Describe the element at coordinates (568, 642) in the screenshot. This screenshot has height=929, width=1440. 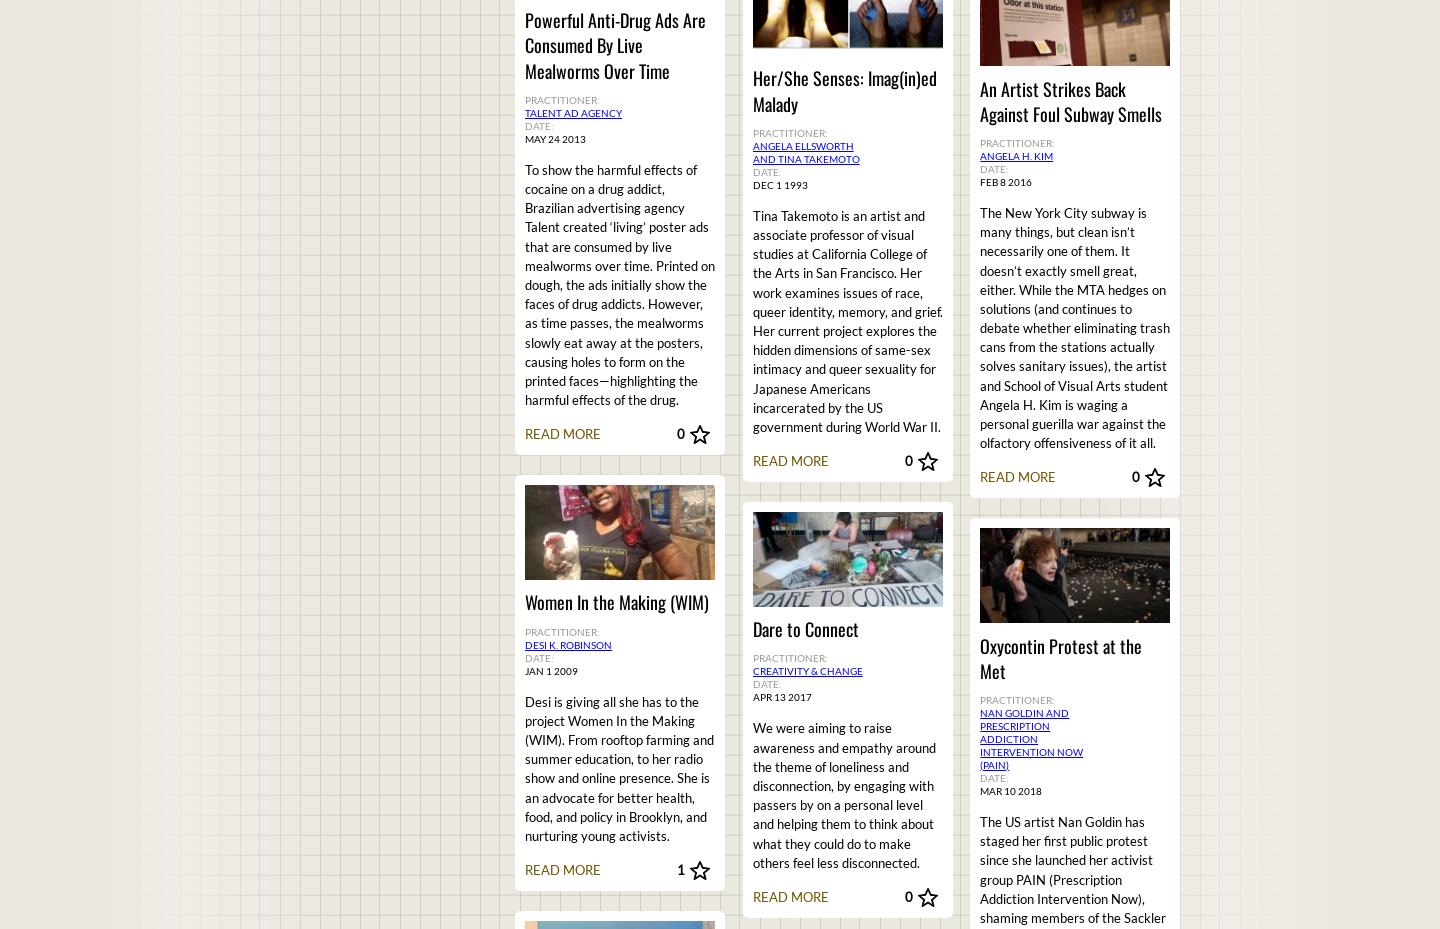
I see `'Desi K. Robinson'` at that location.